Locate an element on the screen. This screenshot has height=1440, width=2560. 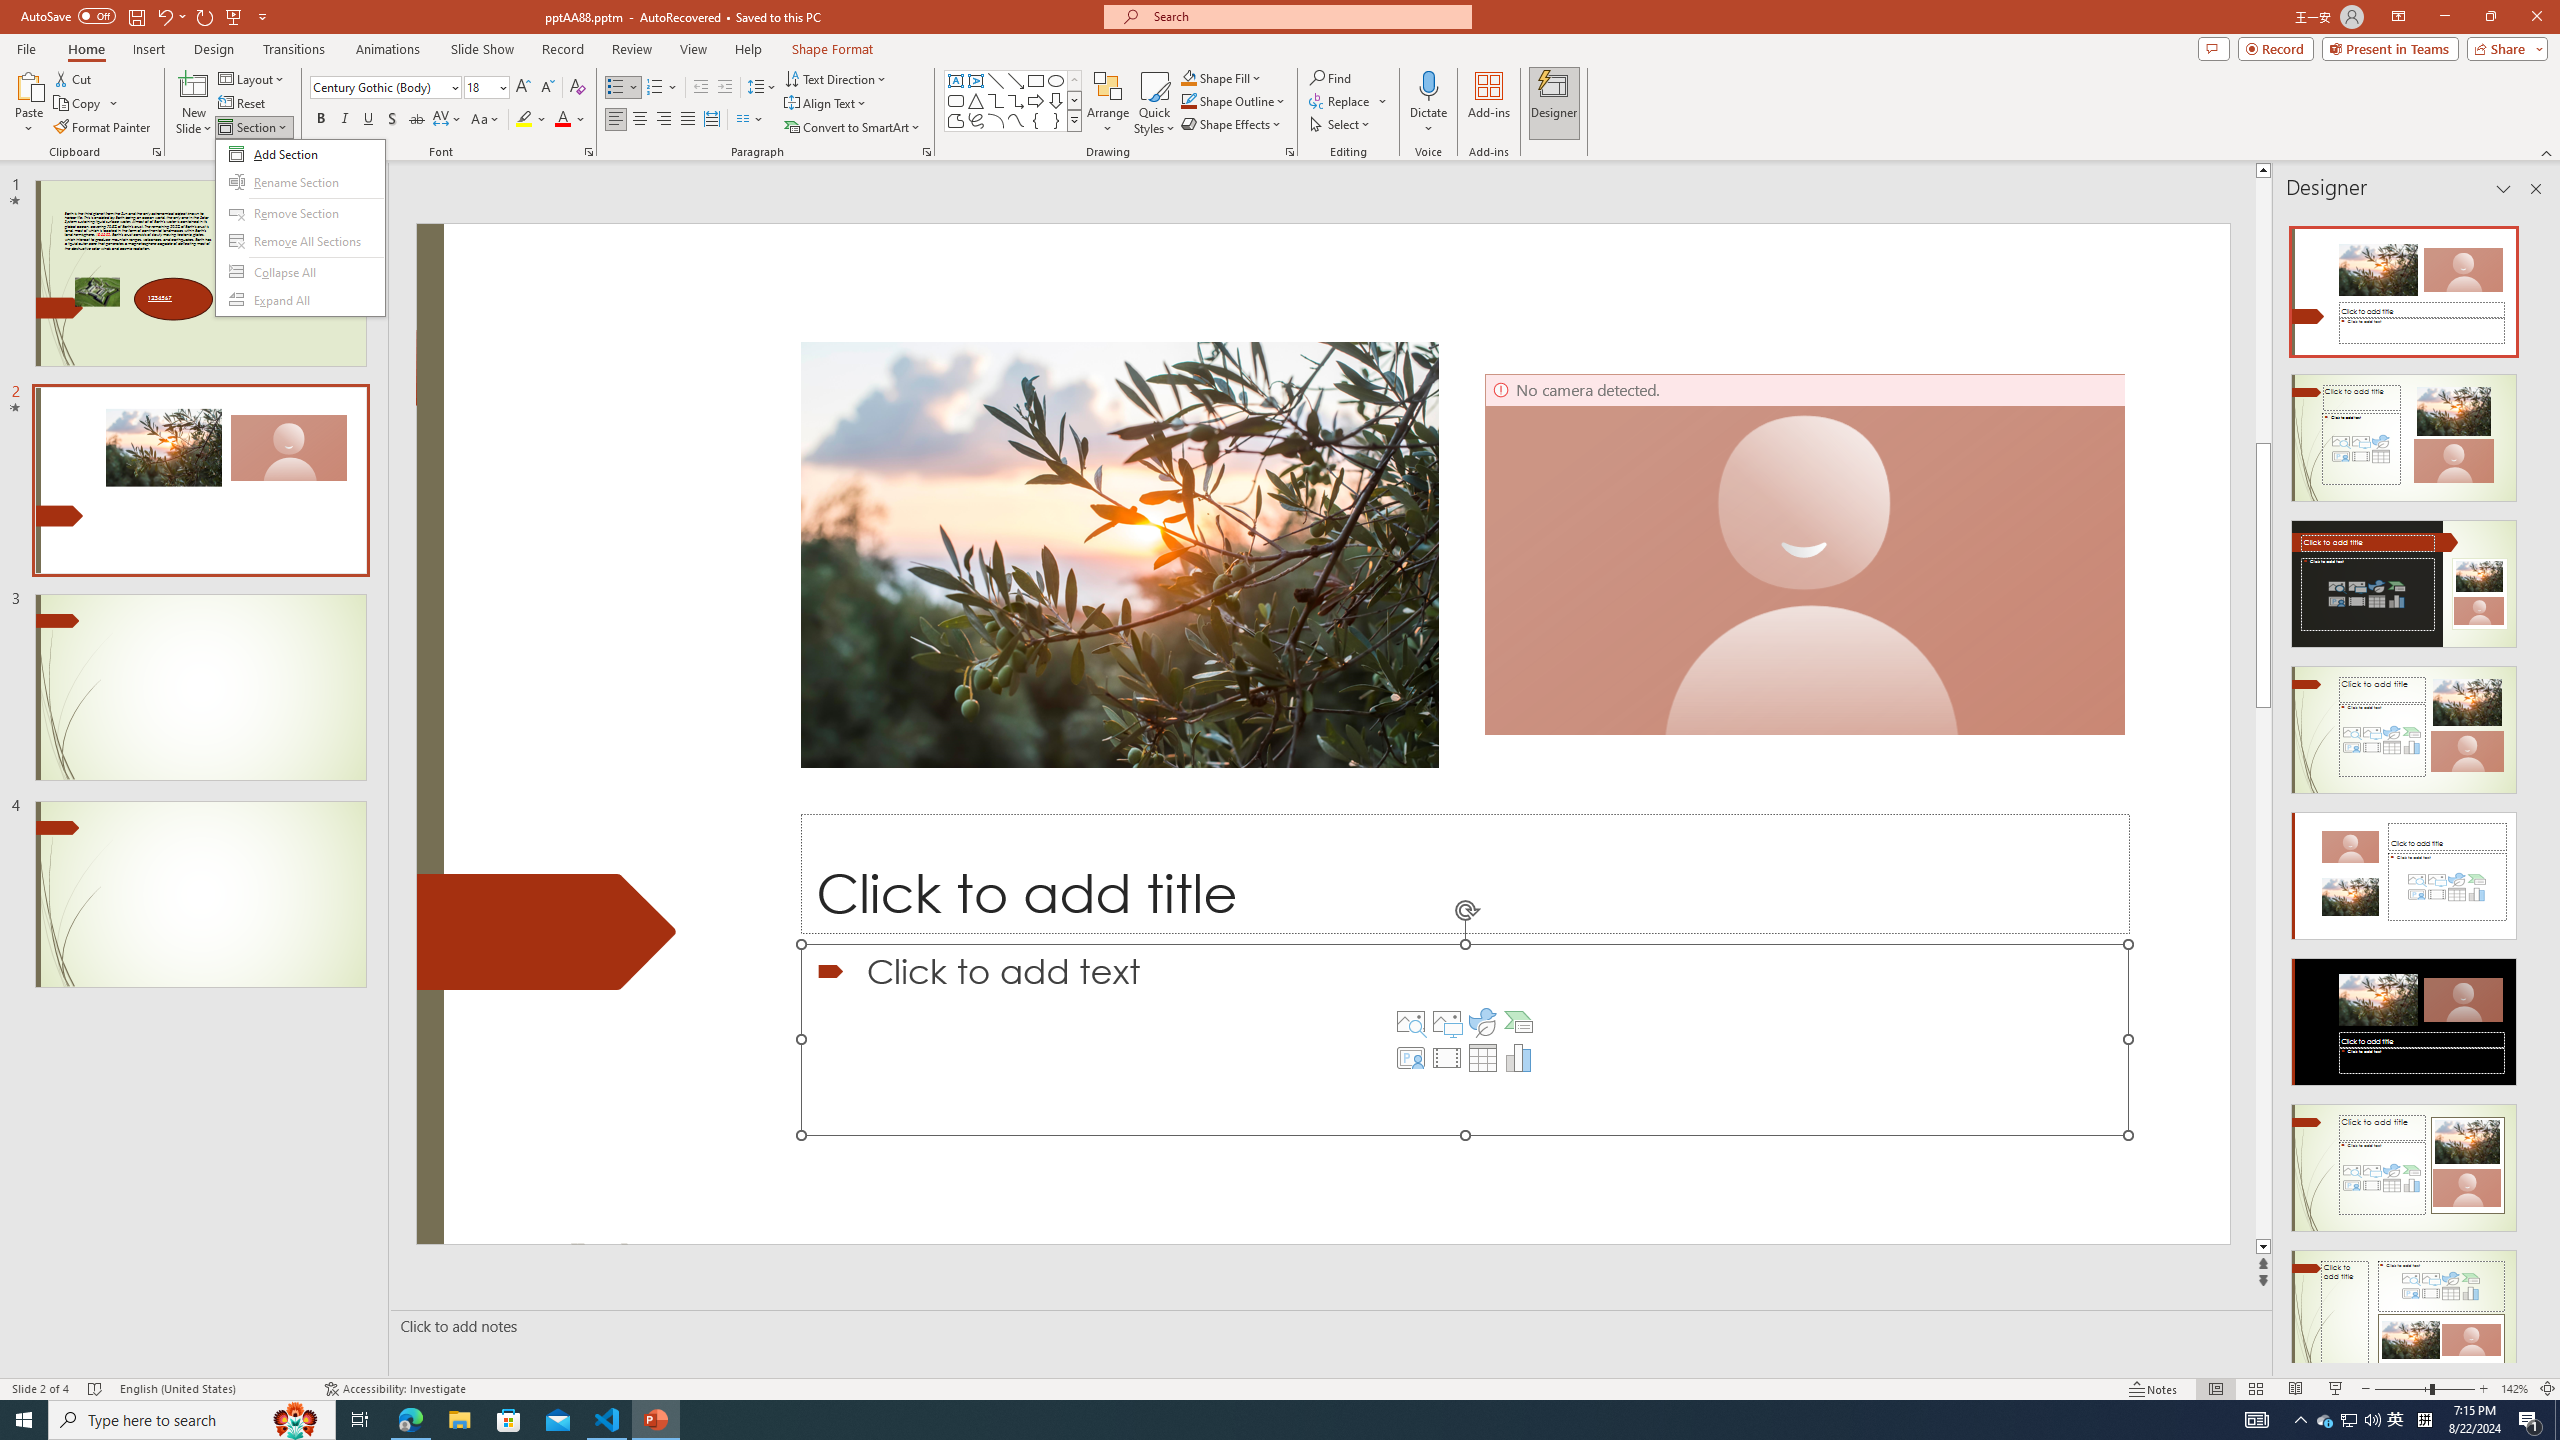
'Shape Outline Teal, Accent 1' is located at coordinates (1189, 99).